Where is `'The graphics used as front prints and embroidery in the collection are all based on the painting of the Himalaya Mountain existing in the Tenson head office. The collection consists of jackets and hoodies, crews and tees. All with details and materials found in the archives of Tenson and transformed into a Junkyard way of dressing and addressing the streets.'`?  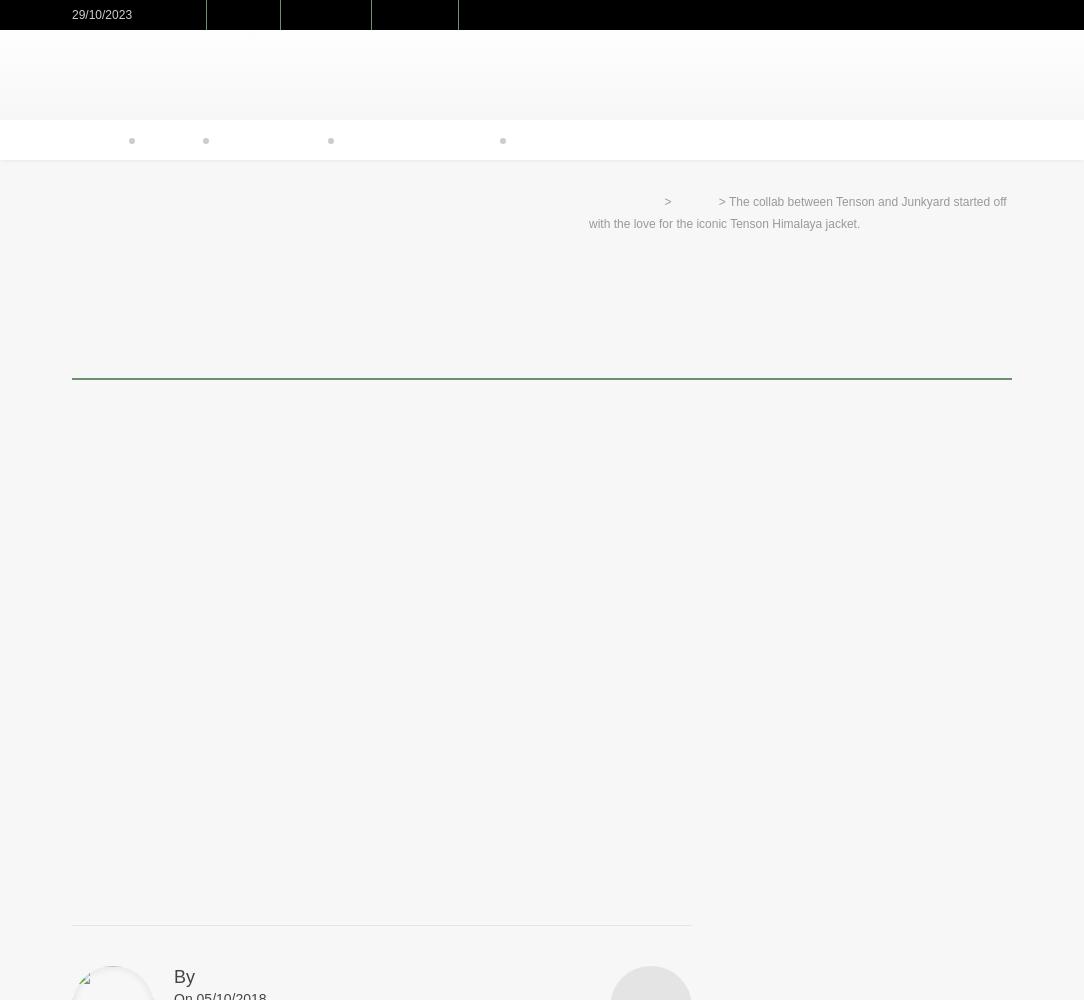
'The graphics used as front prints and embroidery in the collection are all based on the painting of the Himalaya Mountain existing in the Tenson head office. The collection consists of jackets and hoodies, crews and tees. All with details and materials found in the archives of Tenson and transformed into a Junkyard way of dressing and addressing the streets.' is located at coordinates (371, 744).